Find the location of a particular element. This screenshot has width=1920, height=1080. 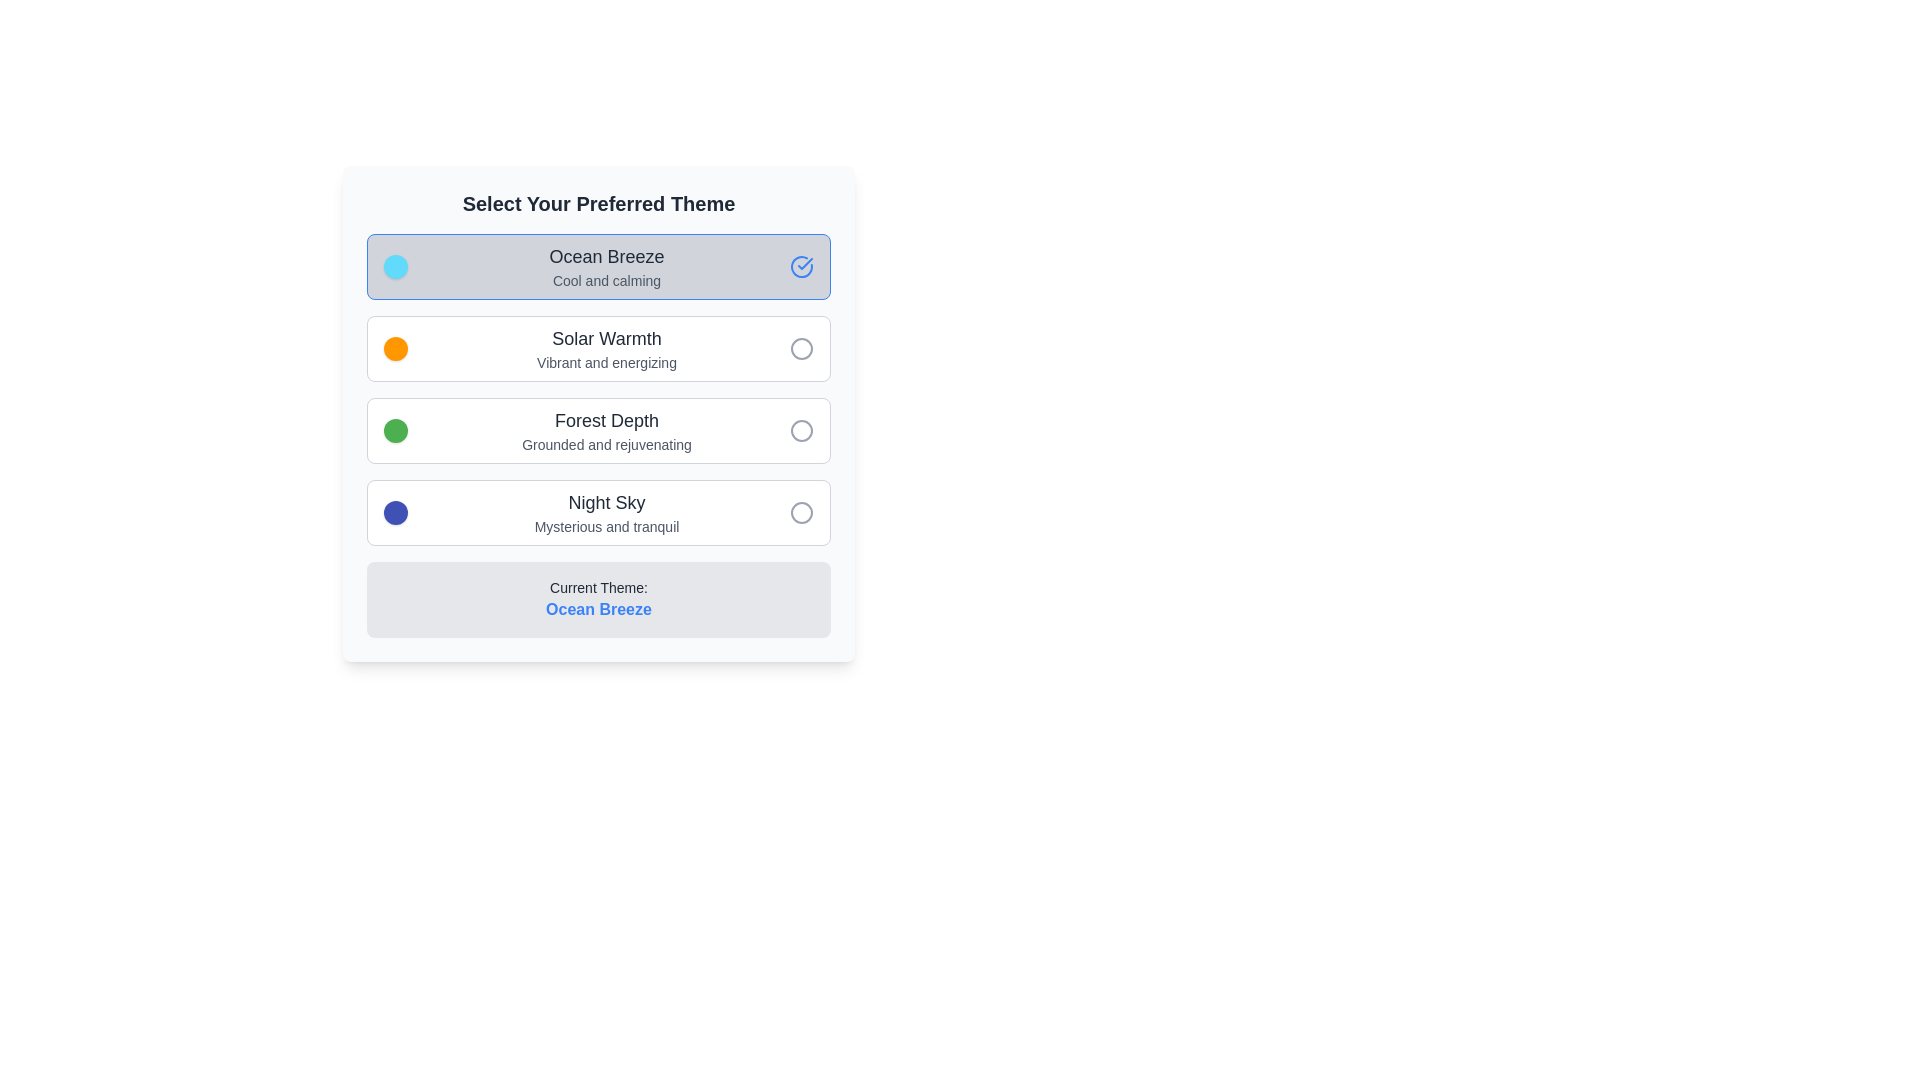

the theme button in the center of the selection menu is located at coordinates (598, 412).